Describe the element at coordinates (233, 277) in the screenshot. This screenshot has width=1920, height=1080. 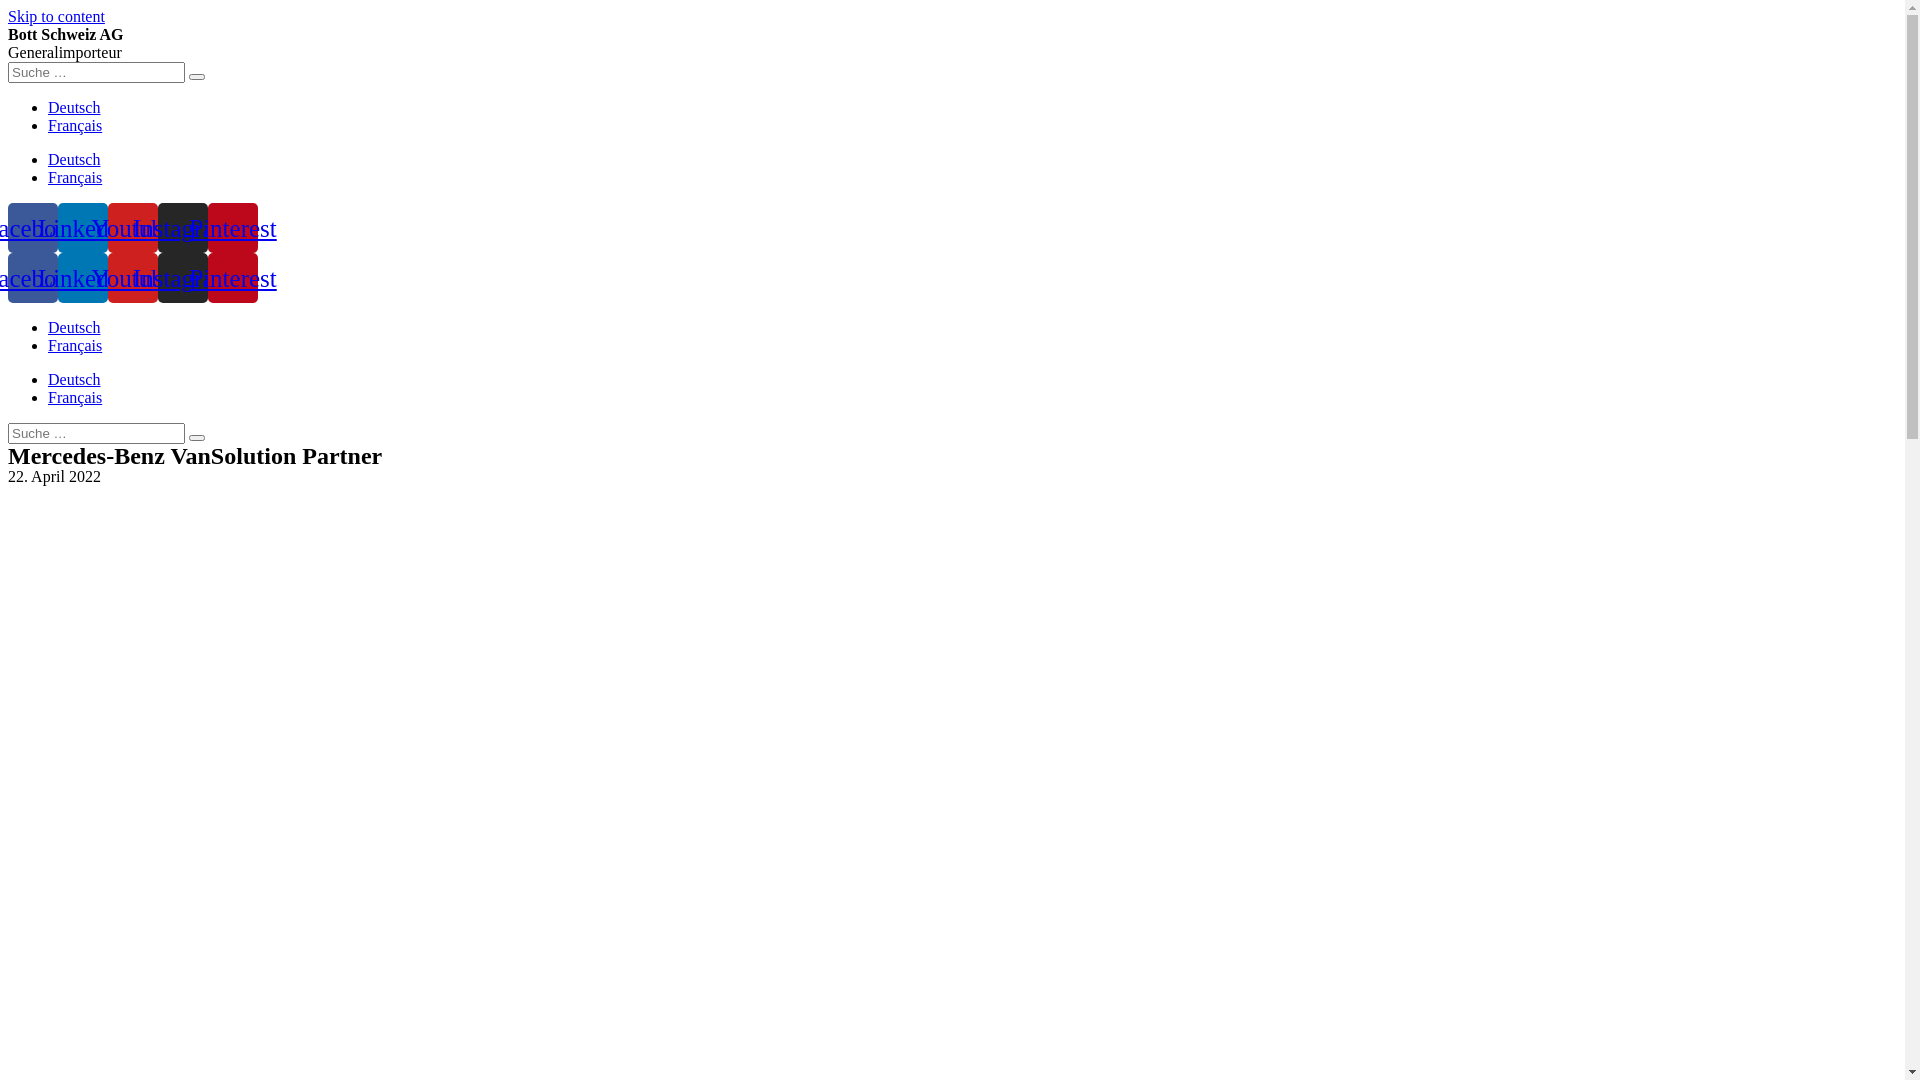
I see `'Pinterest'` at that location.